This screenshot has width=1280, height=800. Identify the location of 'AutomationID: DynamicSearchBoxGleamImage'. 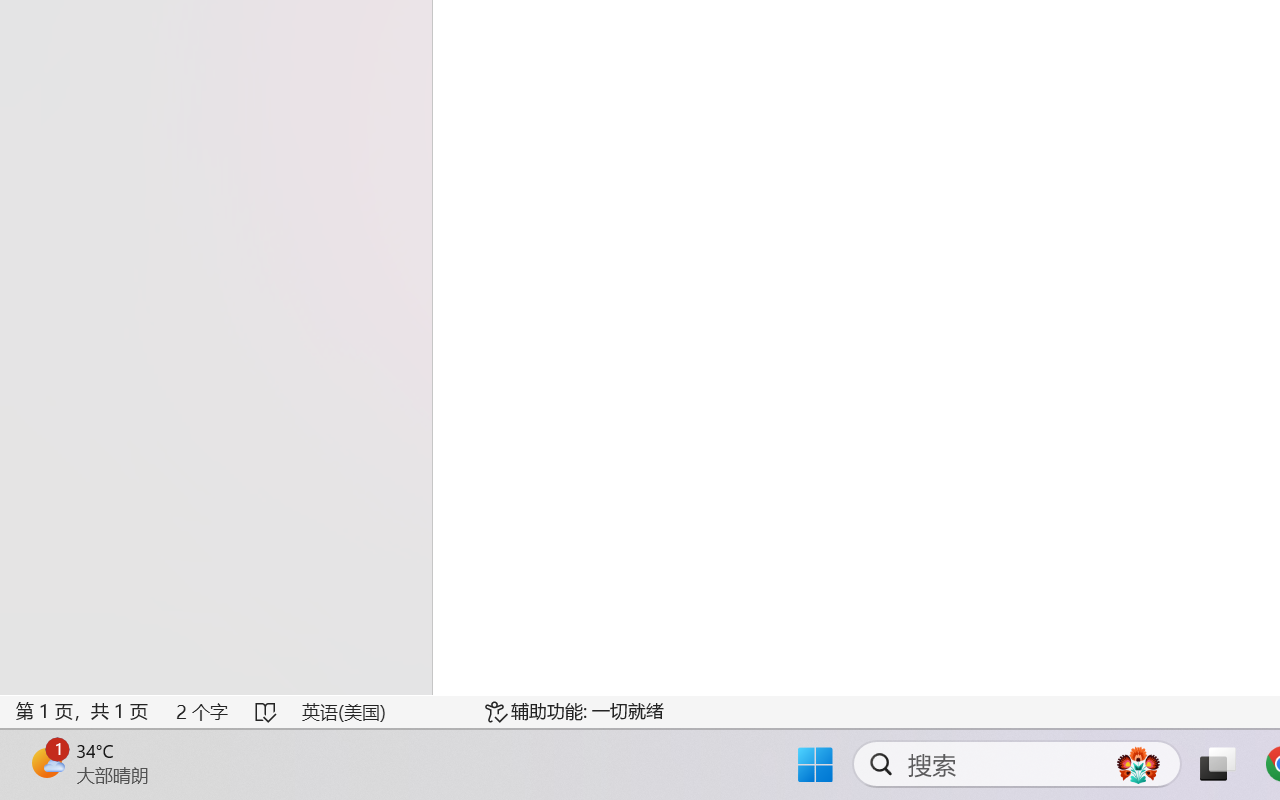
(1138, 764).